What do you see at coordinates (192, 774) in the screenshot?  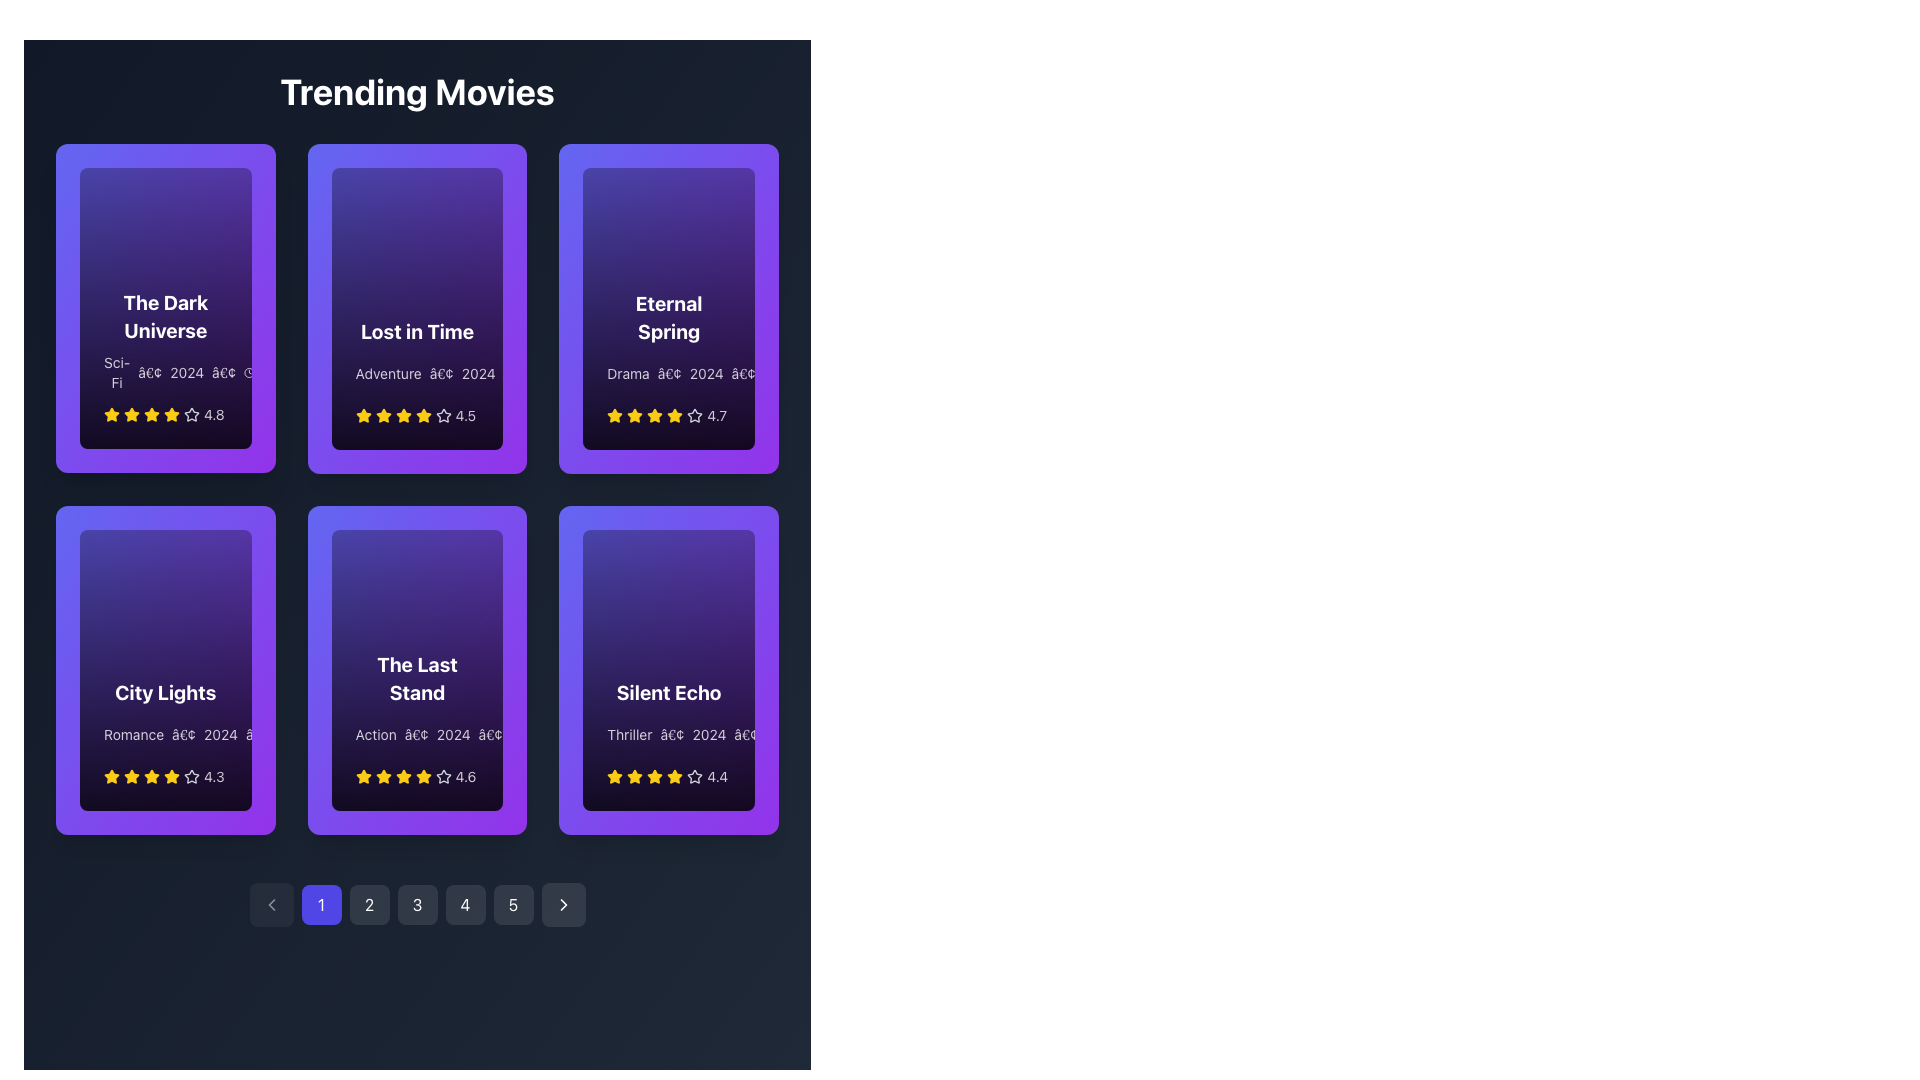 I see `the seventh star icon in the 5-star rating system beneath the text 'City Lights', which visually represents an unselected rating` at bounding box center [192, 774].